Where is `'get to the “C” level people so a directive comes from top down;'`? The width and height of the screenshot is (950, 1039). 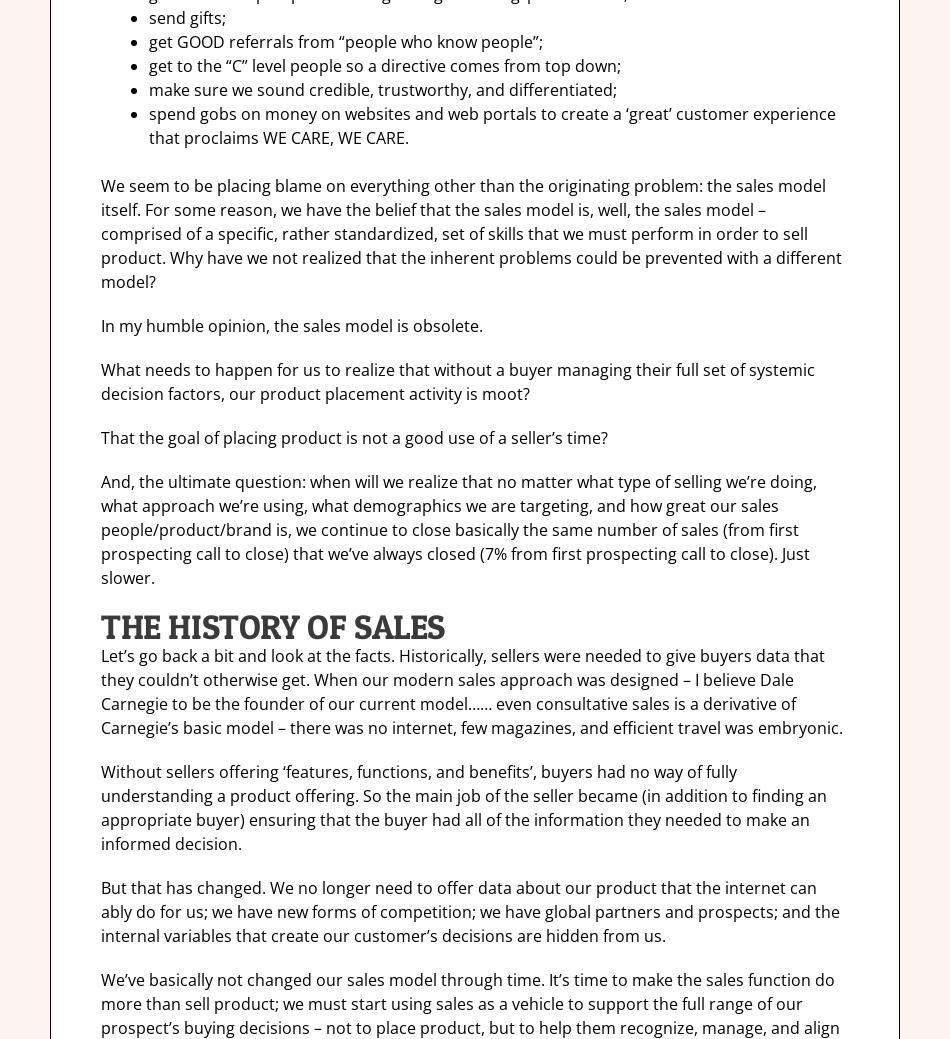 'get to the “C” level people so a directive comes from top down;' is located at coordinates (384, 64).